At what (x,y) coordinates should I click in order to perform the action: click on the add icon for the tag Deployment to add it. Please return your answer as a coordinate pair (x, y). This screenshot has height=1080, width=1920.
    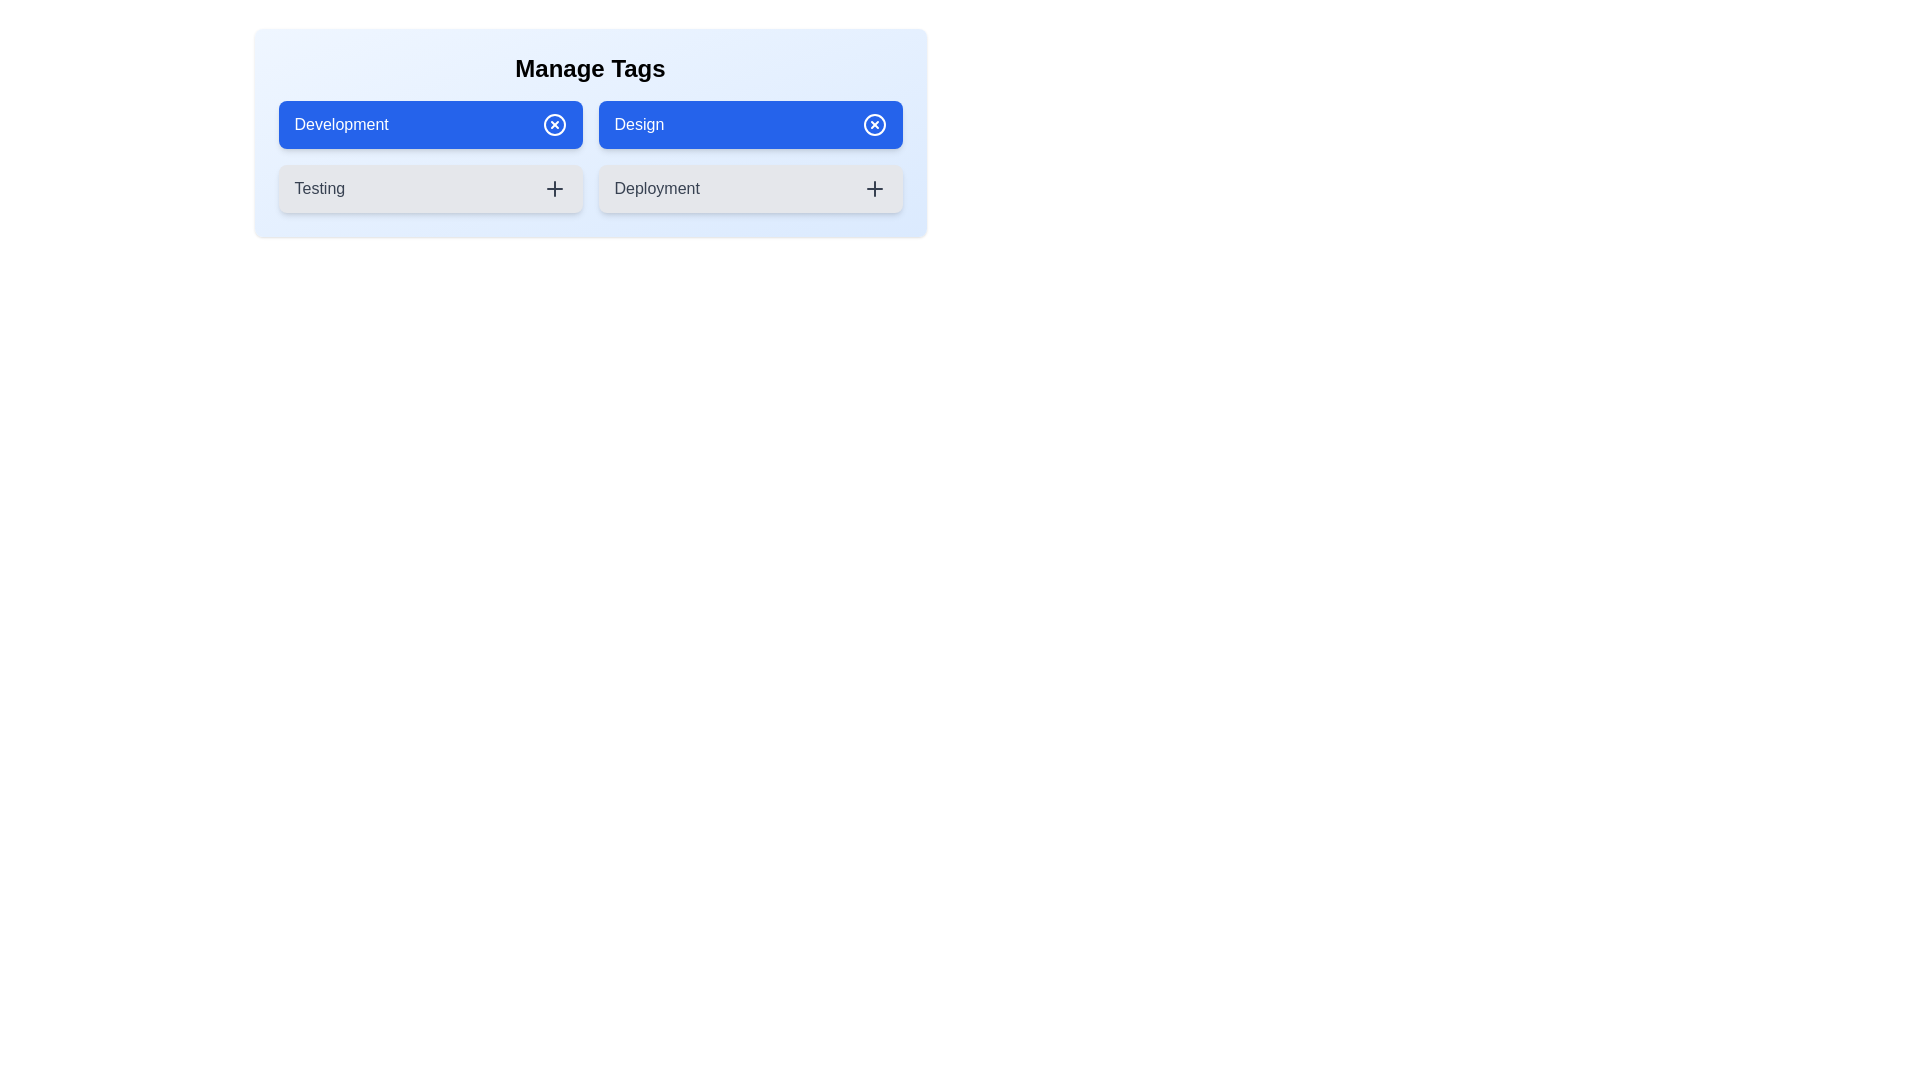
    Looking at the image, I should click on (874, 189).